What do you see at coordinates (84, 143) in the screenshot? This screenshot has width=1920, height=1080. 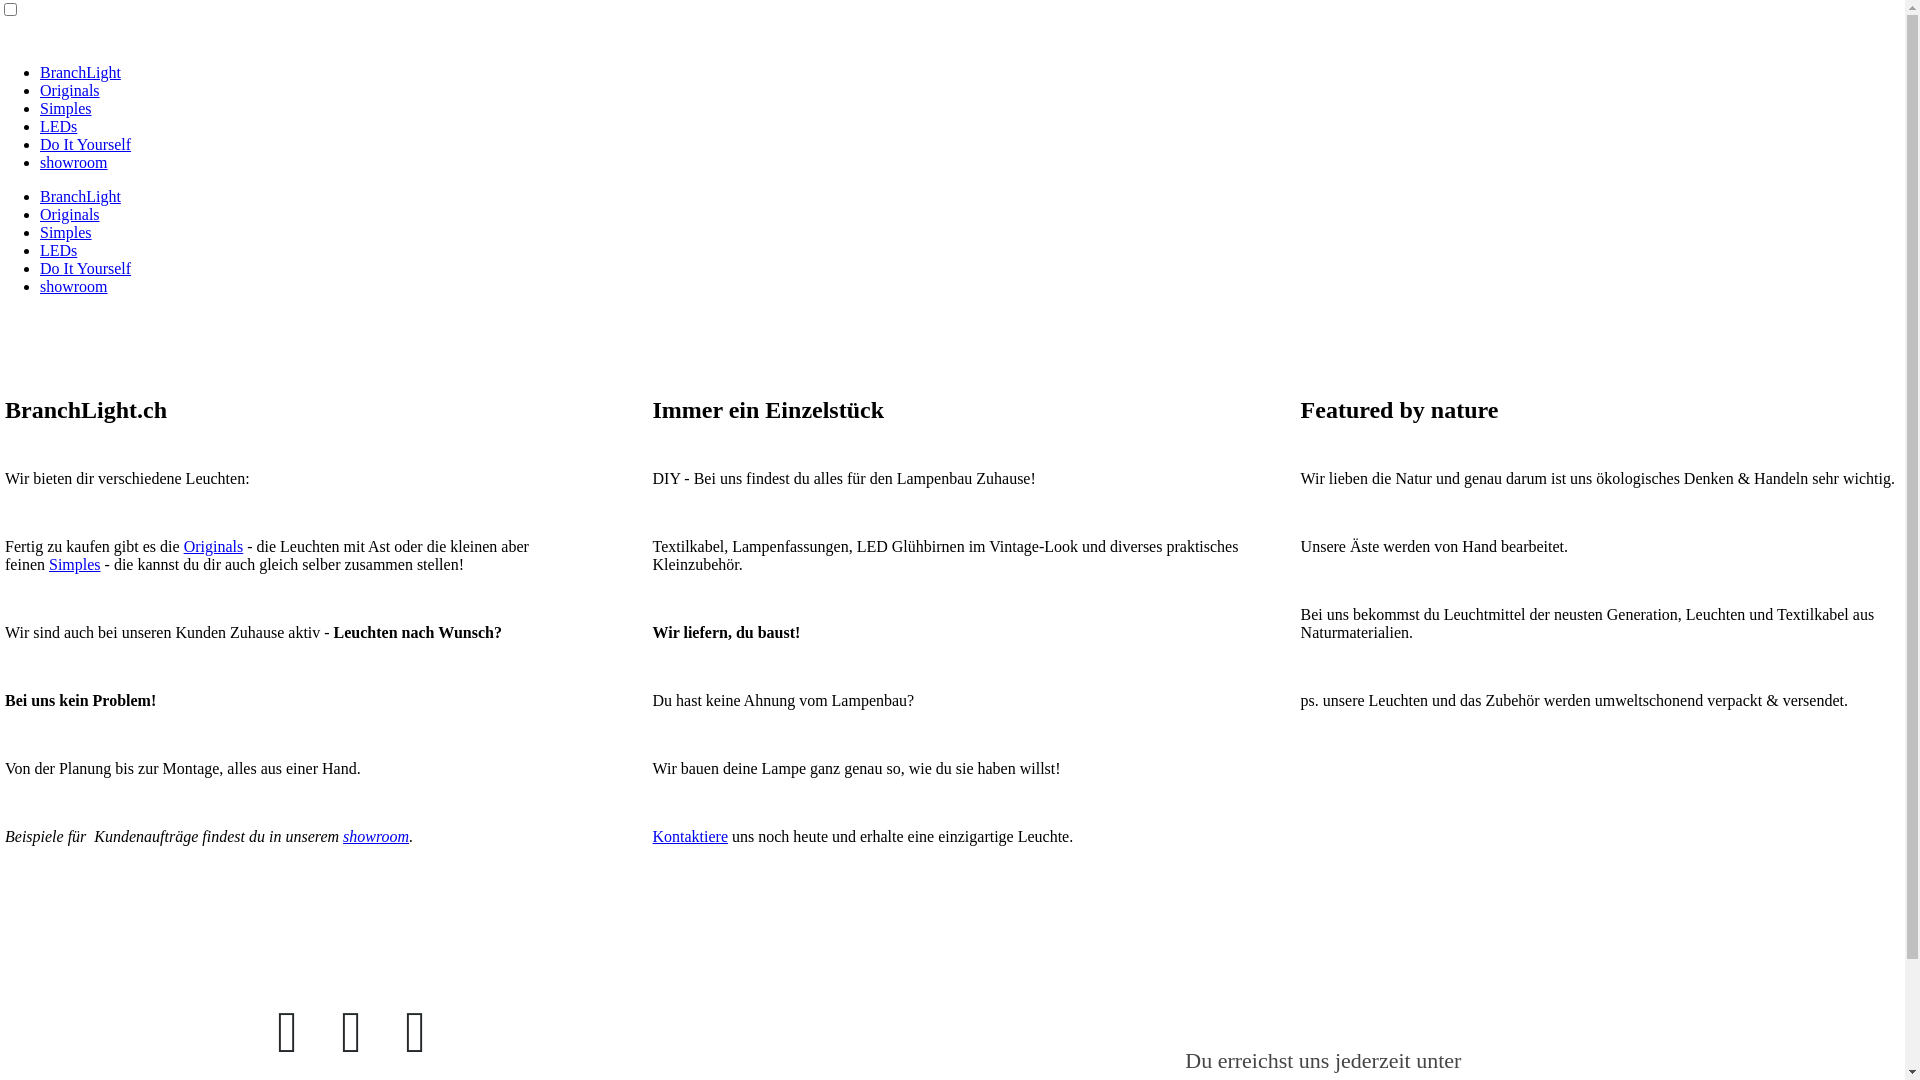 I see `'Do It Yourself'` at bounding box center [84, 143].